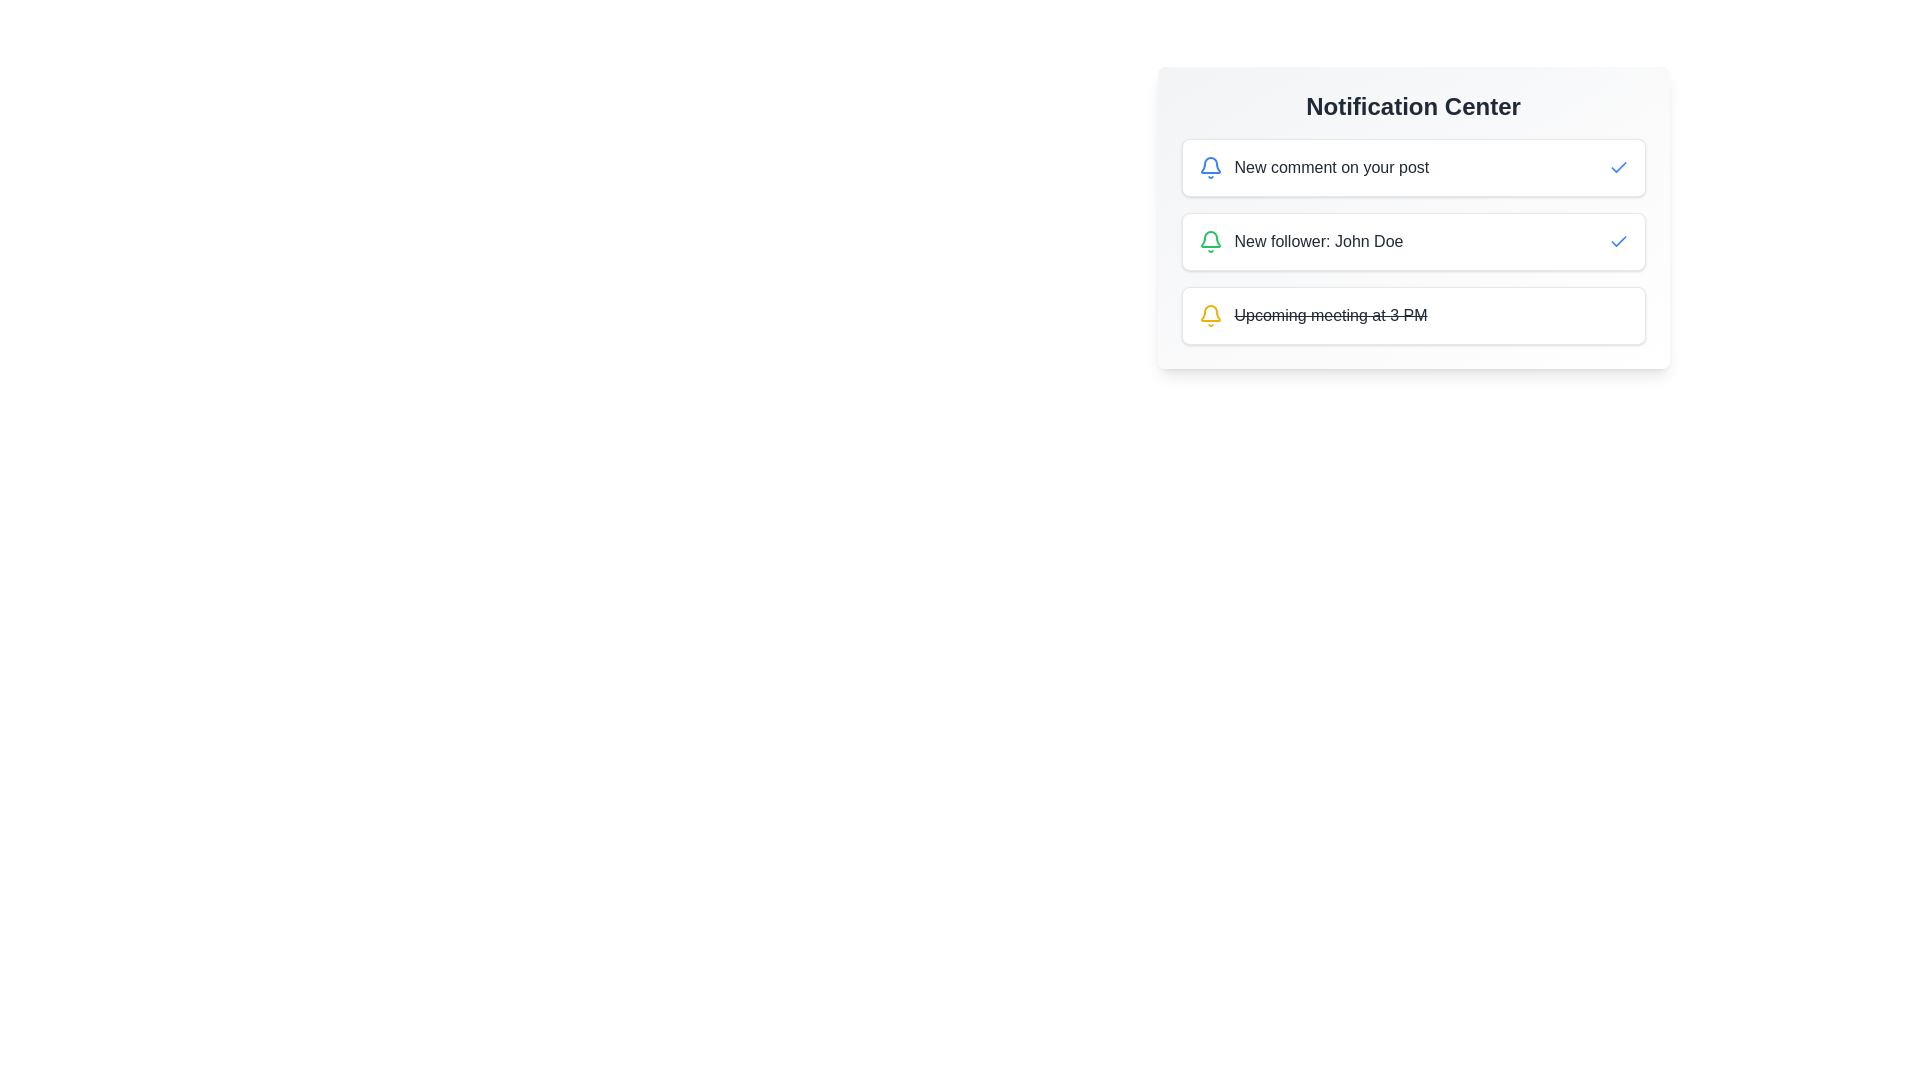 The height and width of the screenshot is (1080, 1920). I want to click on the green bell icon that indicates a 'new follower' update, located to the left of the text 'New follower: John Doe' in the Notification Center, so click(1209, 241).